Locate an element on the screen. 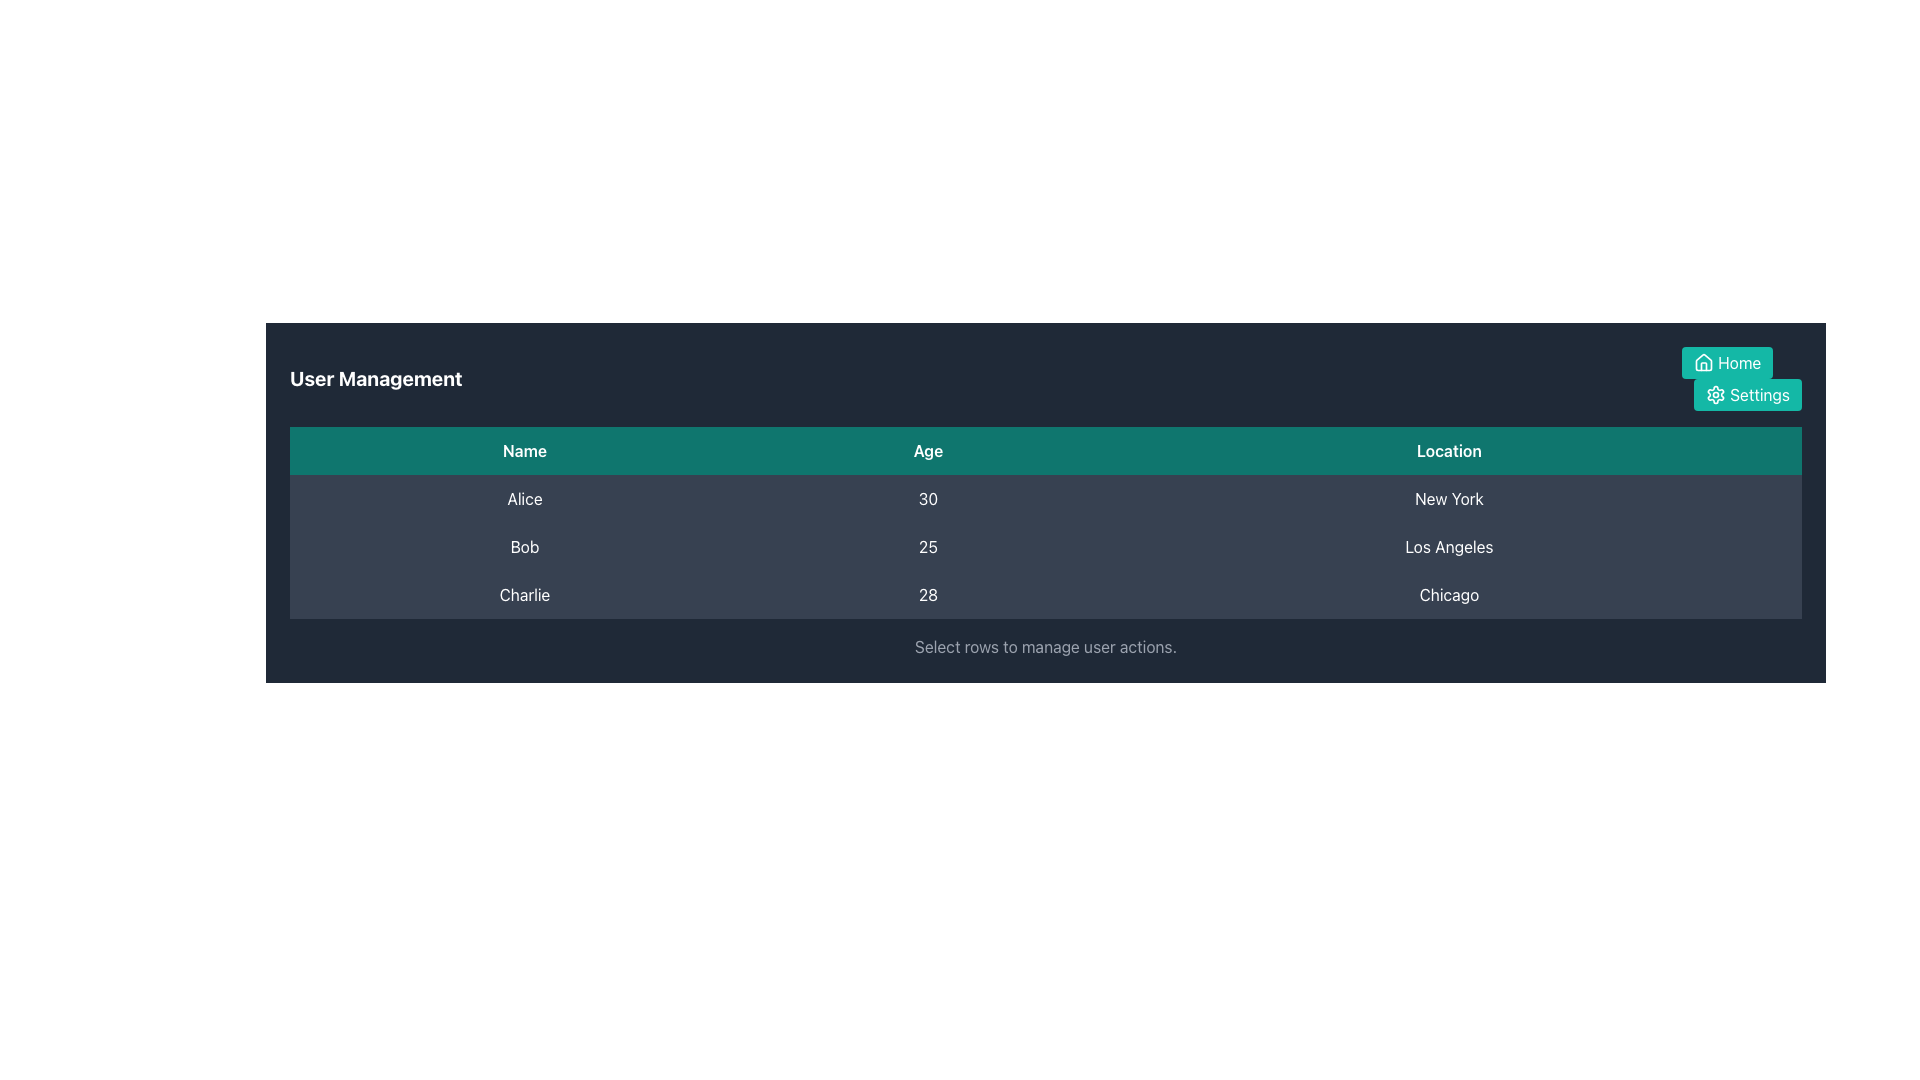  the gear icon within the 'Settings' button is located at coordinates (1715, 394).